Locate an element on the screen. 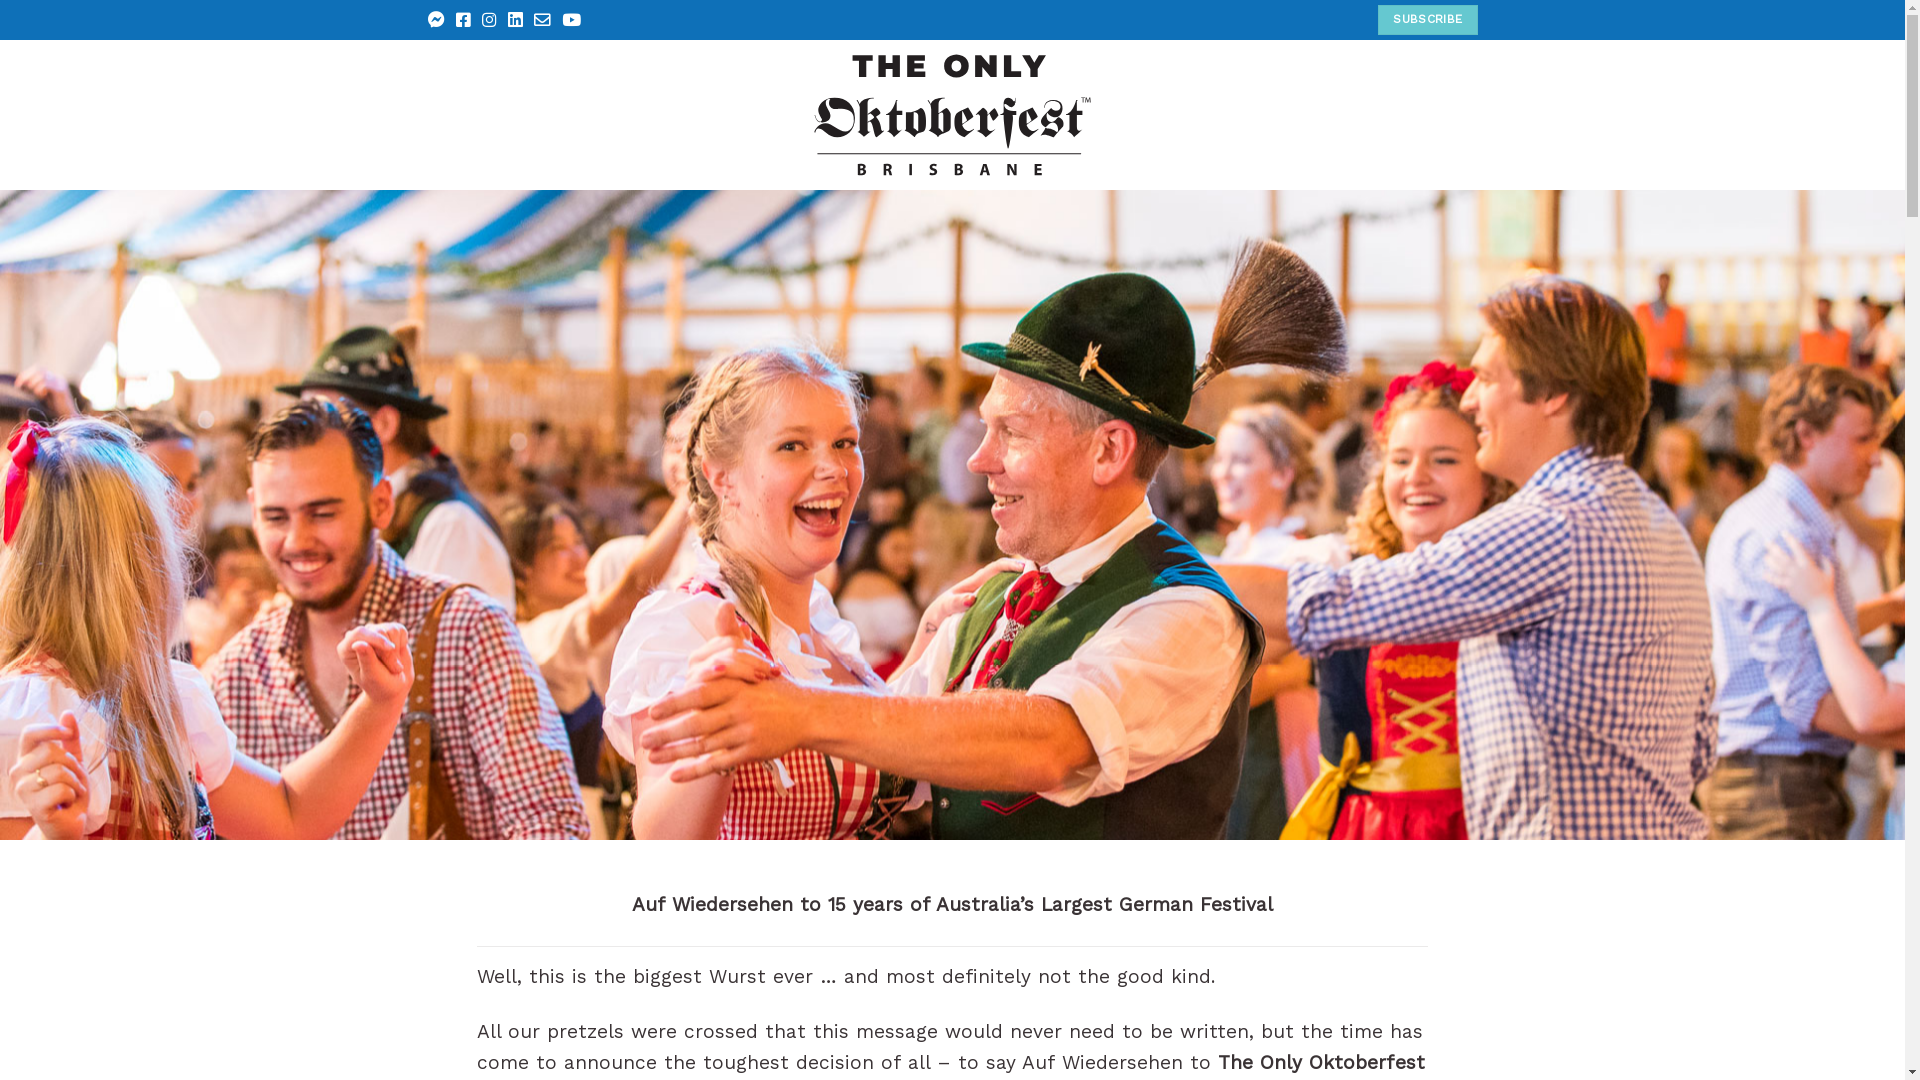 The image size is (1920, 1080). 'SUBSCRIBE' is located at coordinates (1426, 19).